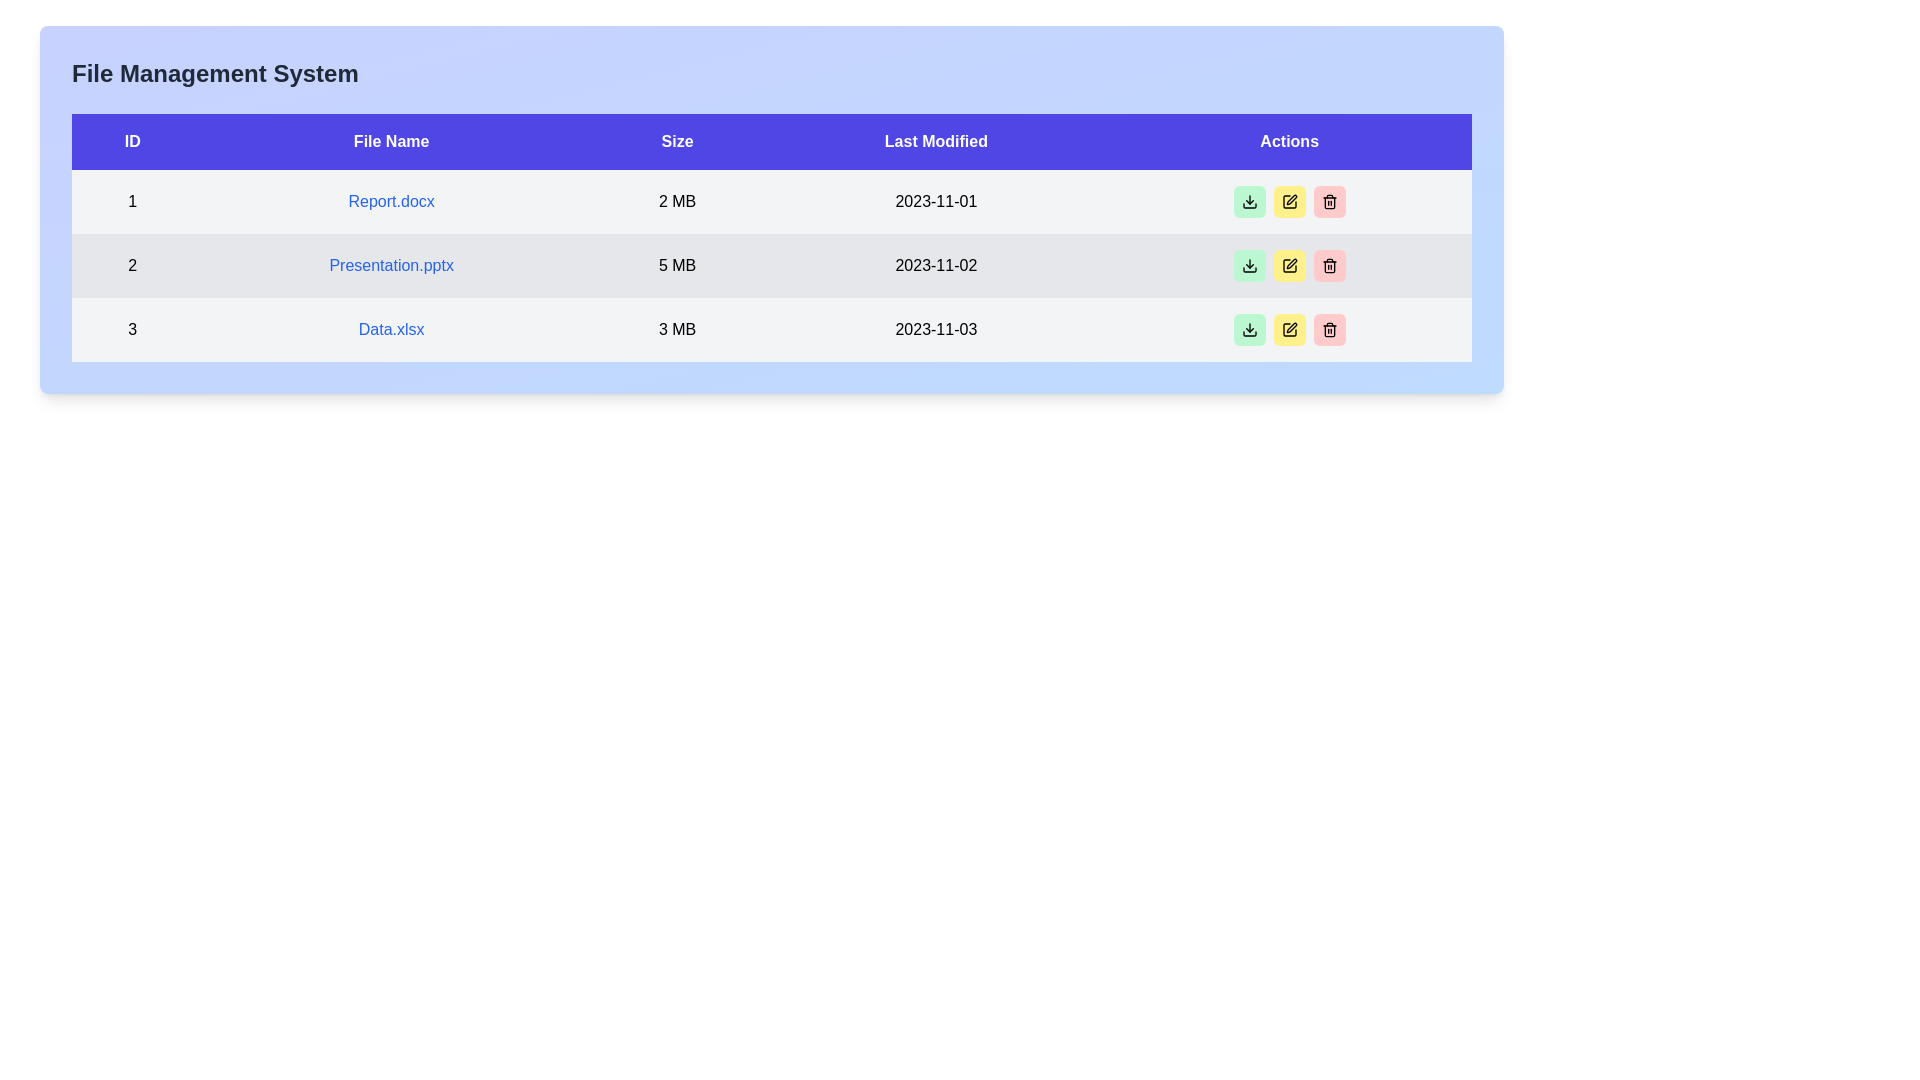 This screenshot has width=1920, height=1080. I want to click on the 'Last Modified' date display in the third row of the file information table, so click(935, 329).